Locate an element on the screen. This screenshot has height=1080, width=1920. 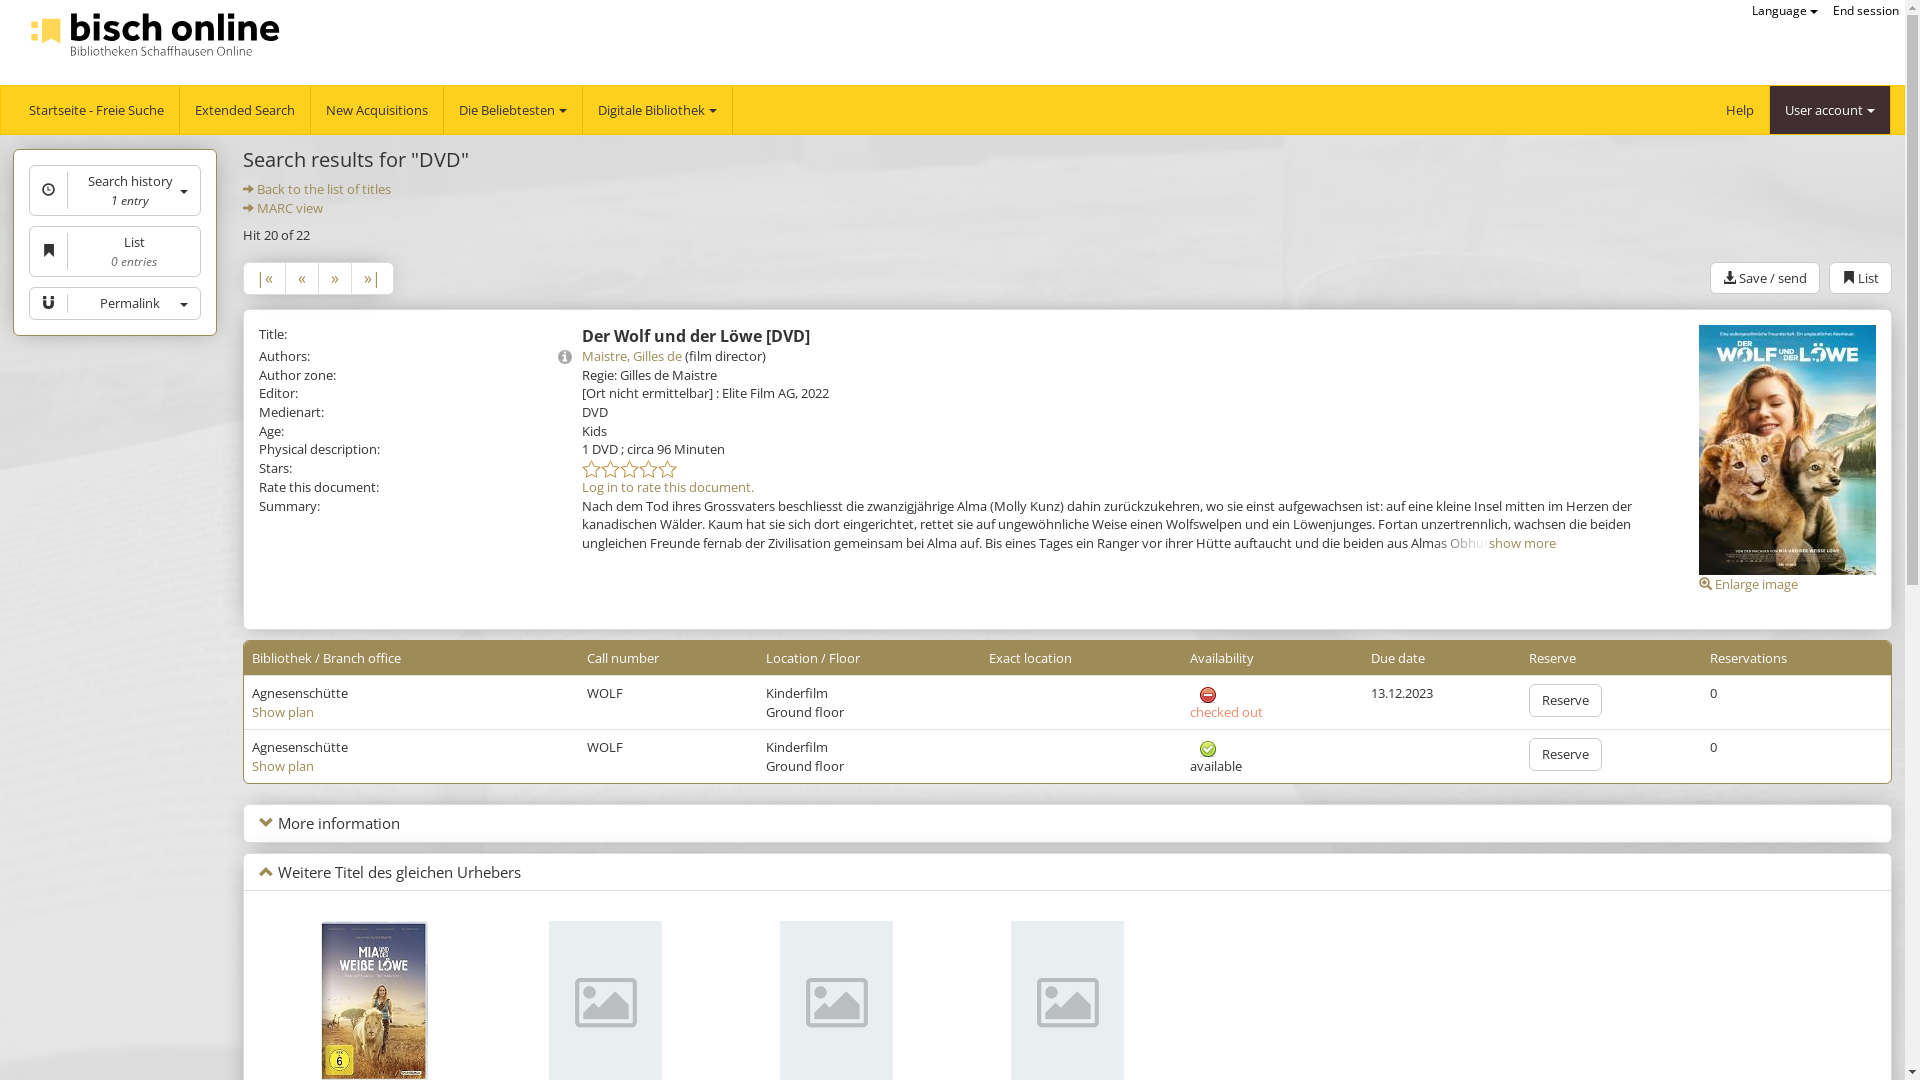
'available' is located at coordinates (1207, 748).